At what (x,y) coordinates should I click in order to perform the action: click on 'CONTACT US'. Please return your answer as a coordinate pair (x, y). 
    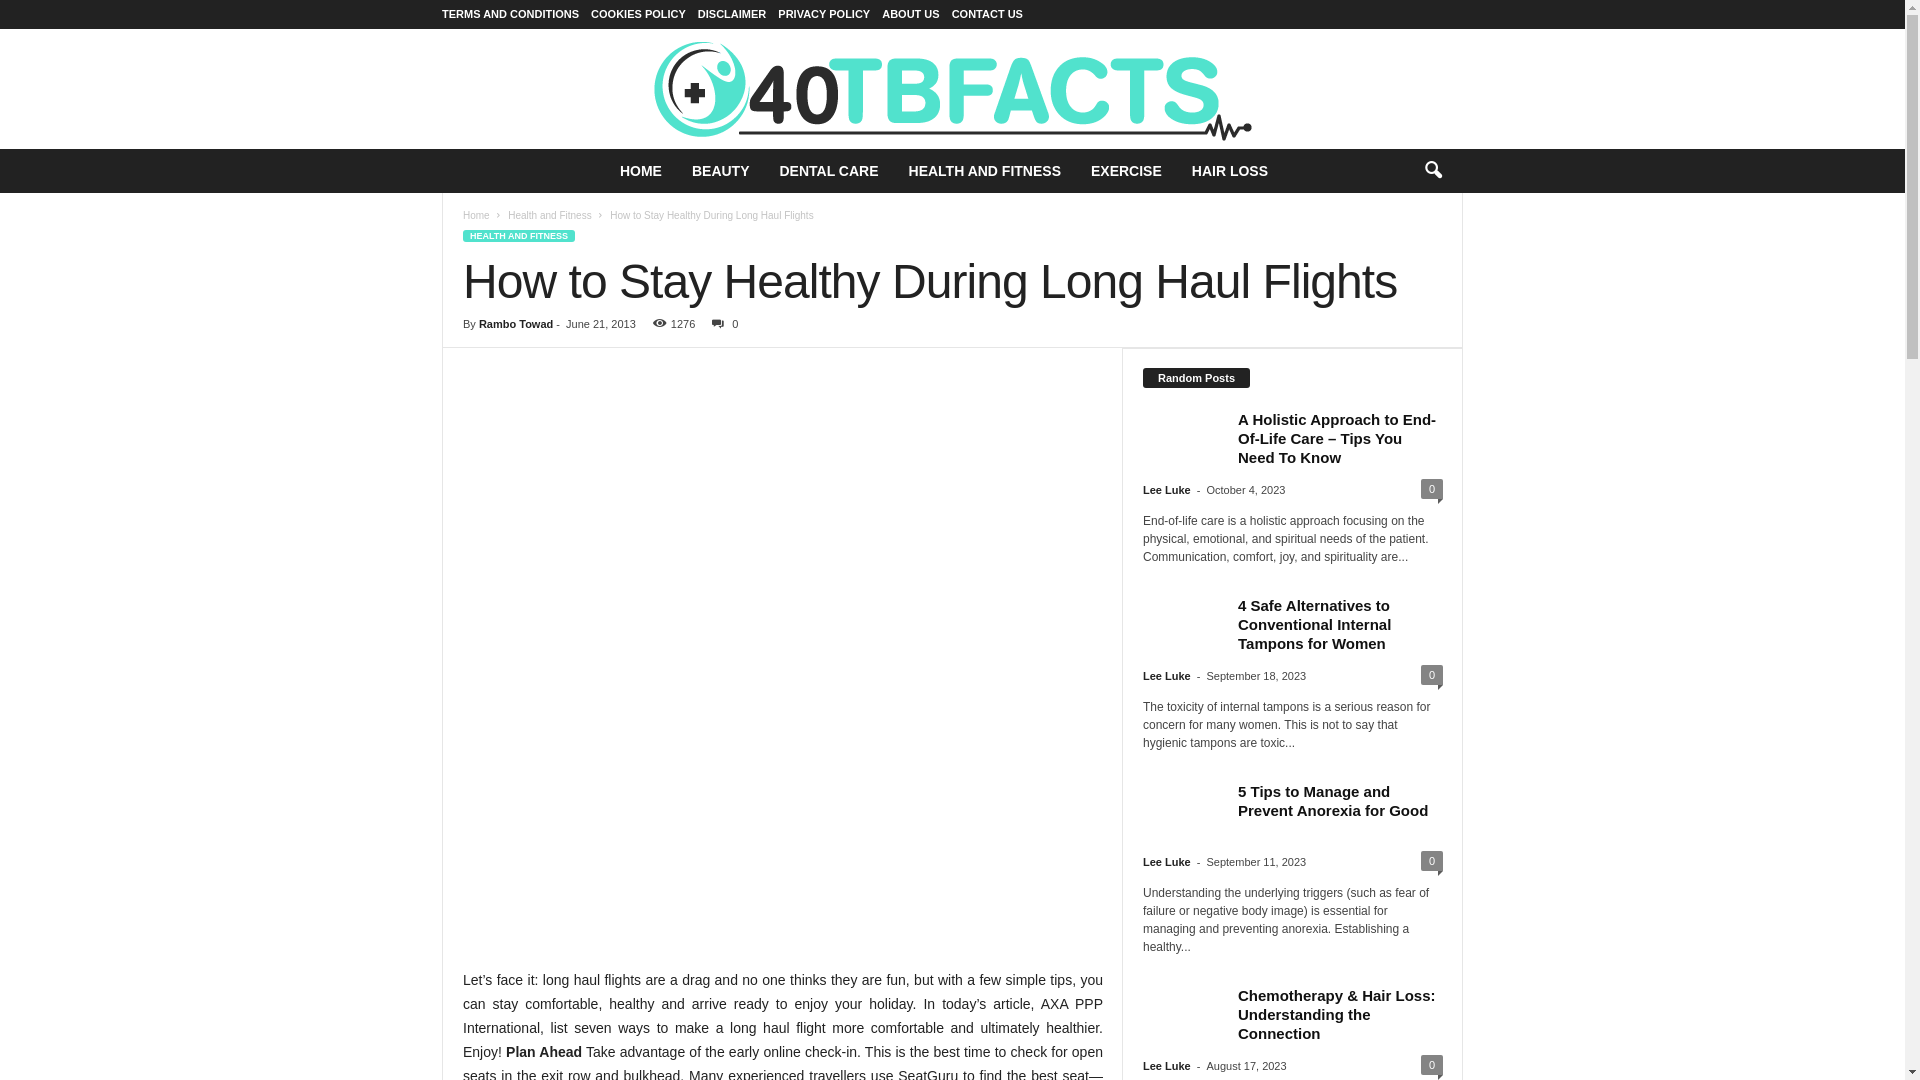
    Looking at the image, I should click on (987, 14).